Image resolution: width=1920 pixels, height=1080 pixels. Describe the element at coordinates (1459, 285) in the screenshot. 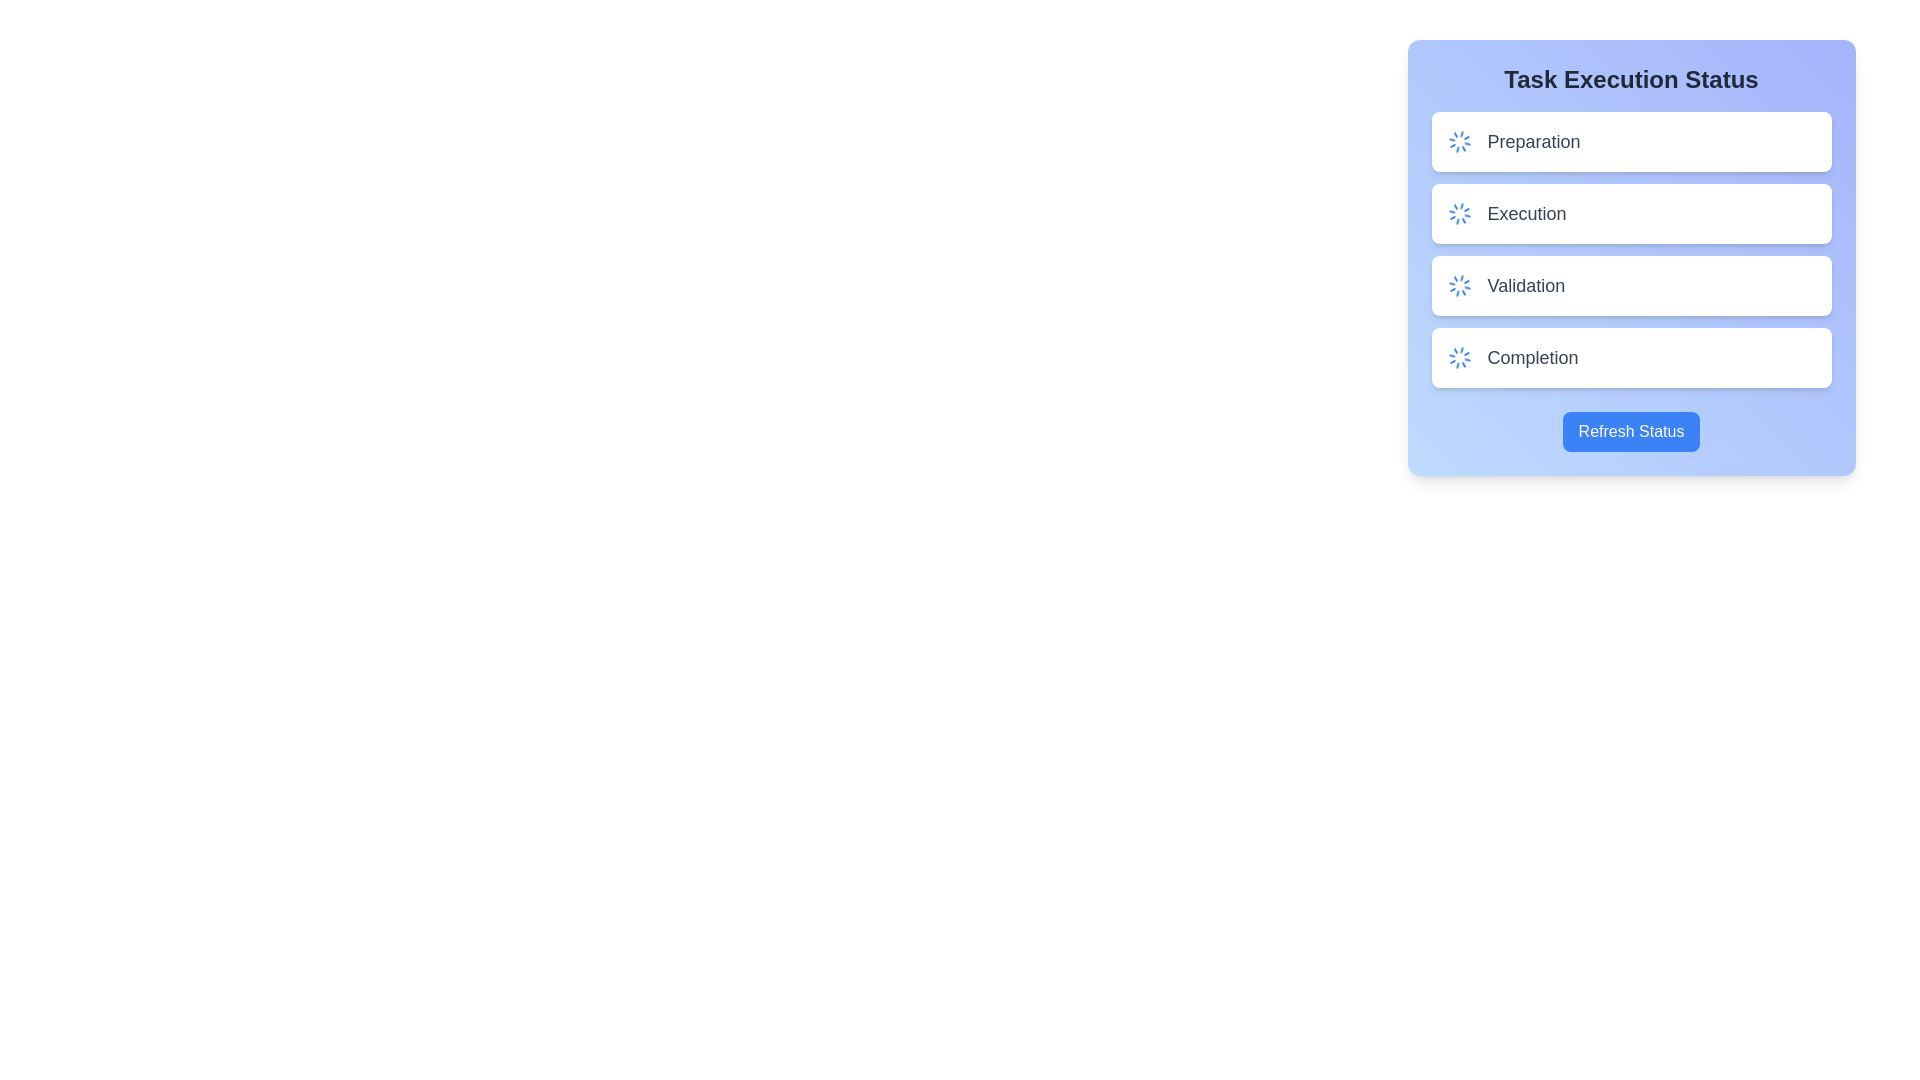

I see `the compact spinner icon with a circular animation effect located in the 'Validation' section, positioned to the left of the 'Validation' label` at that location.